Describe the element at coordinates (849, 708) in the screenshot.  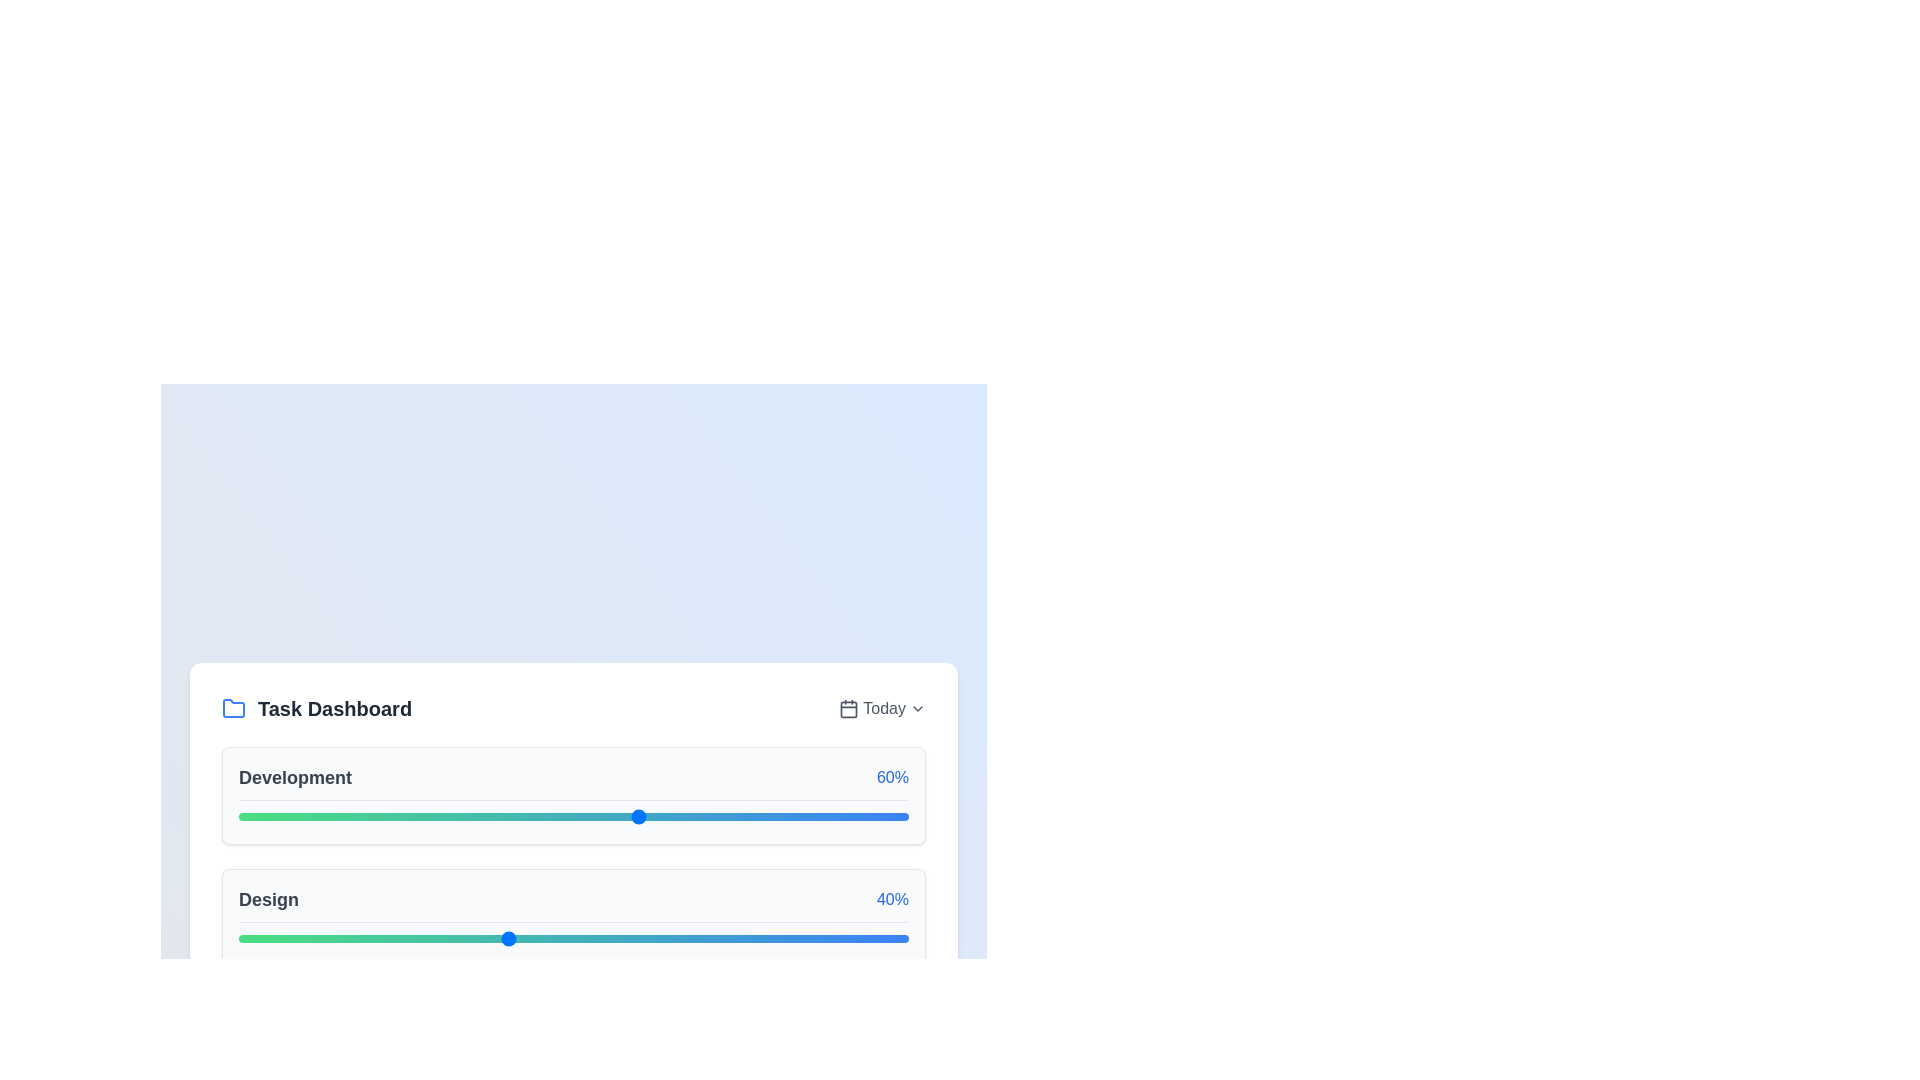
I see `the calendar icon located to the left of the 'Today' text in the top-right corner of the card-like section` at that location.